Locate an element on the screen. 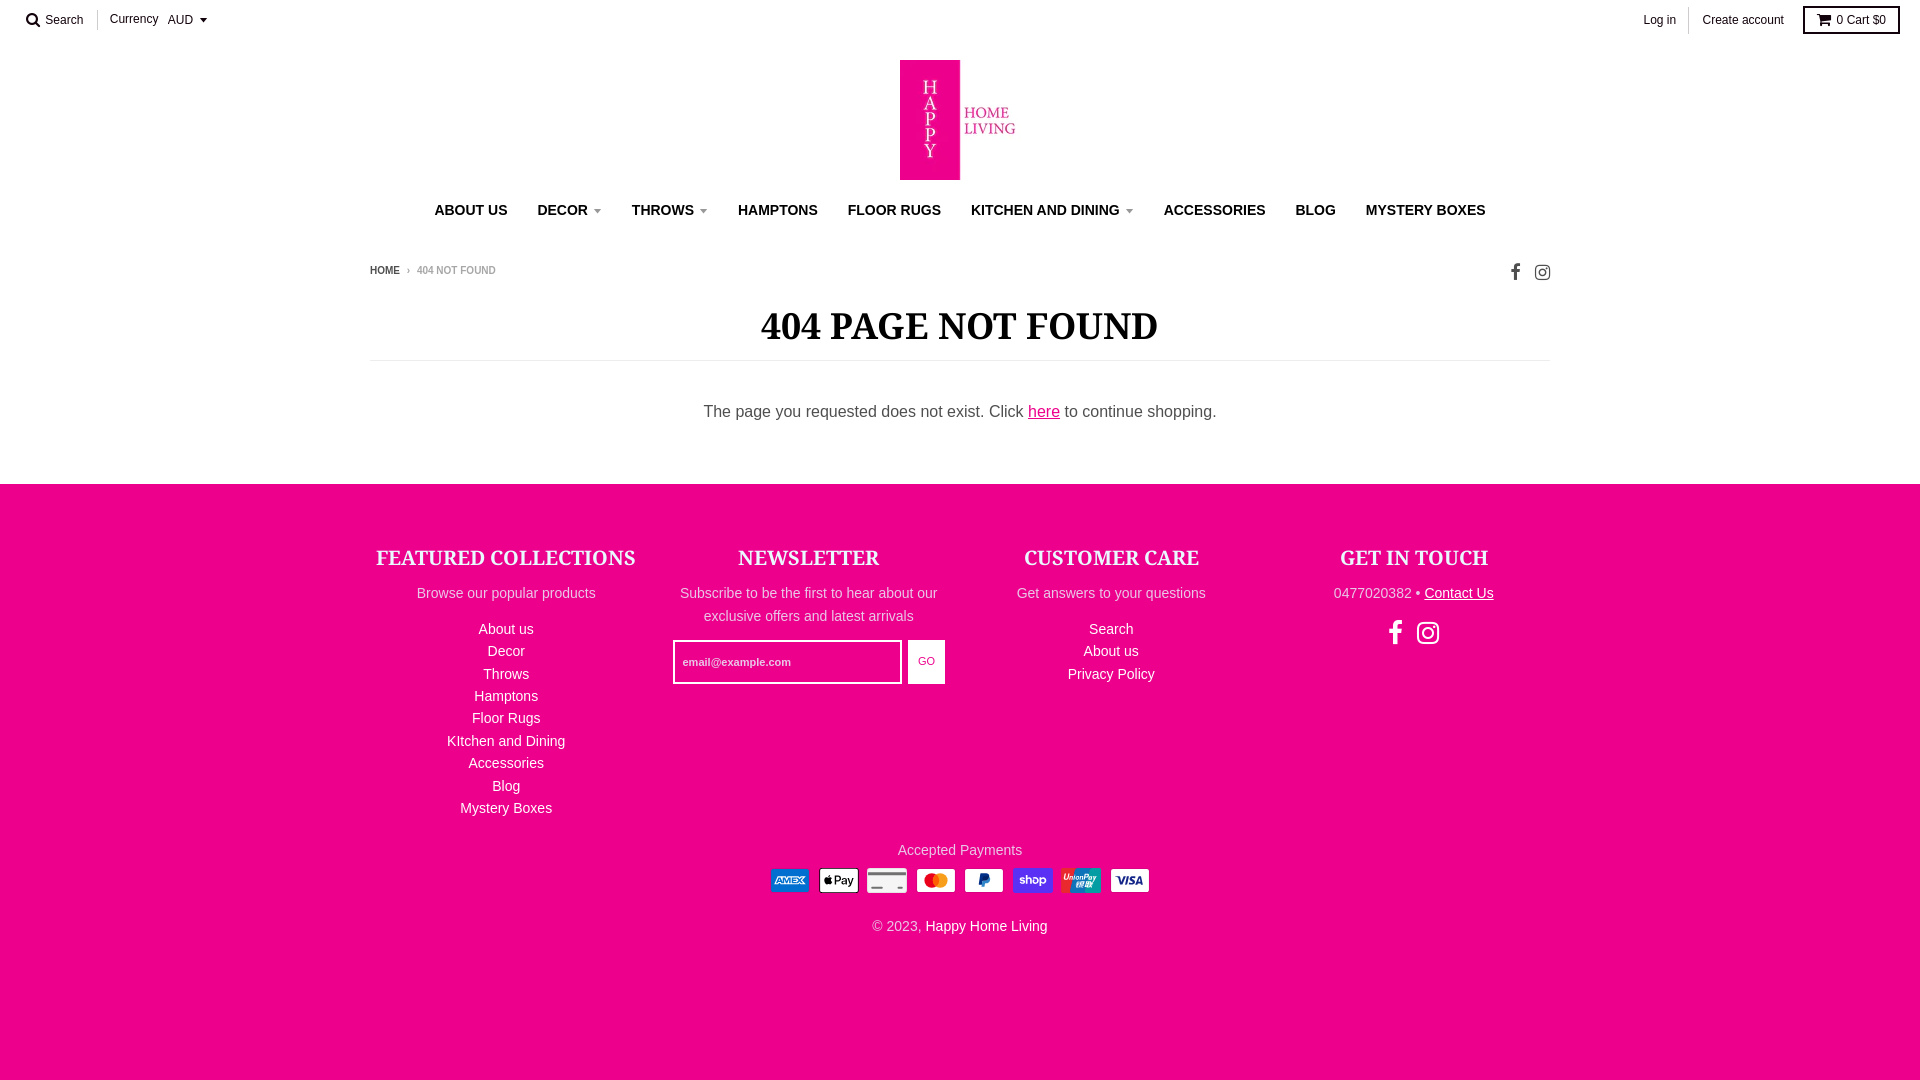 This screenshot has width=1920, height=1080. 'Hamptons' is located at coordinates (505, 694).